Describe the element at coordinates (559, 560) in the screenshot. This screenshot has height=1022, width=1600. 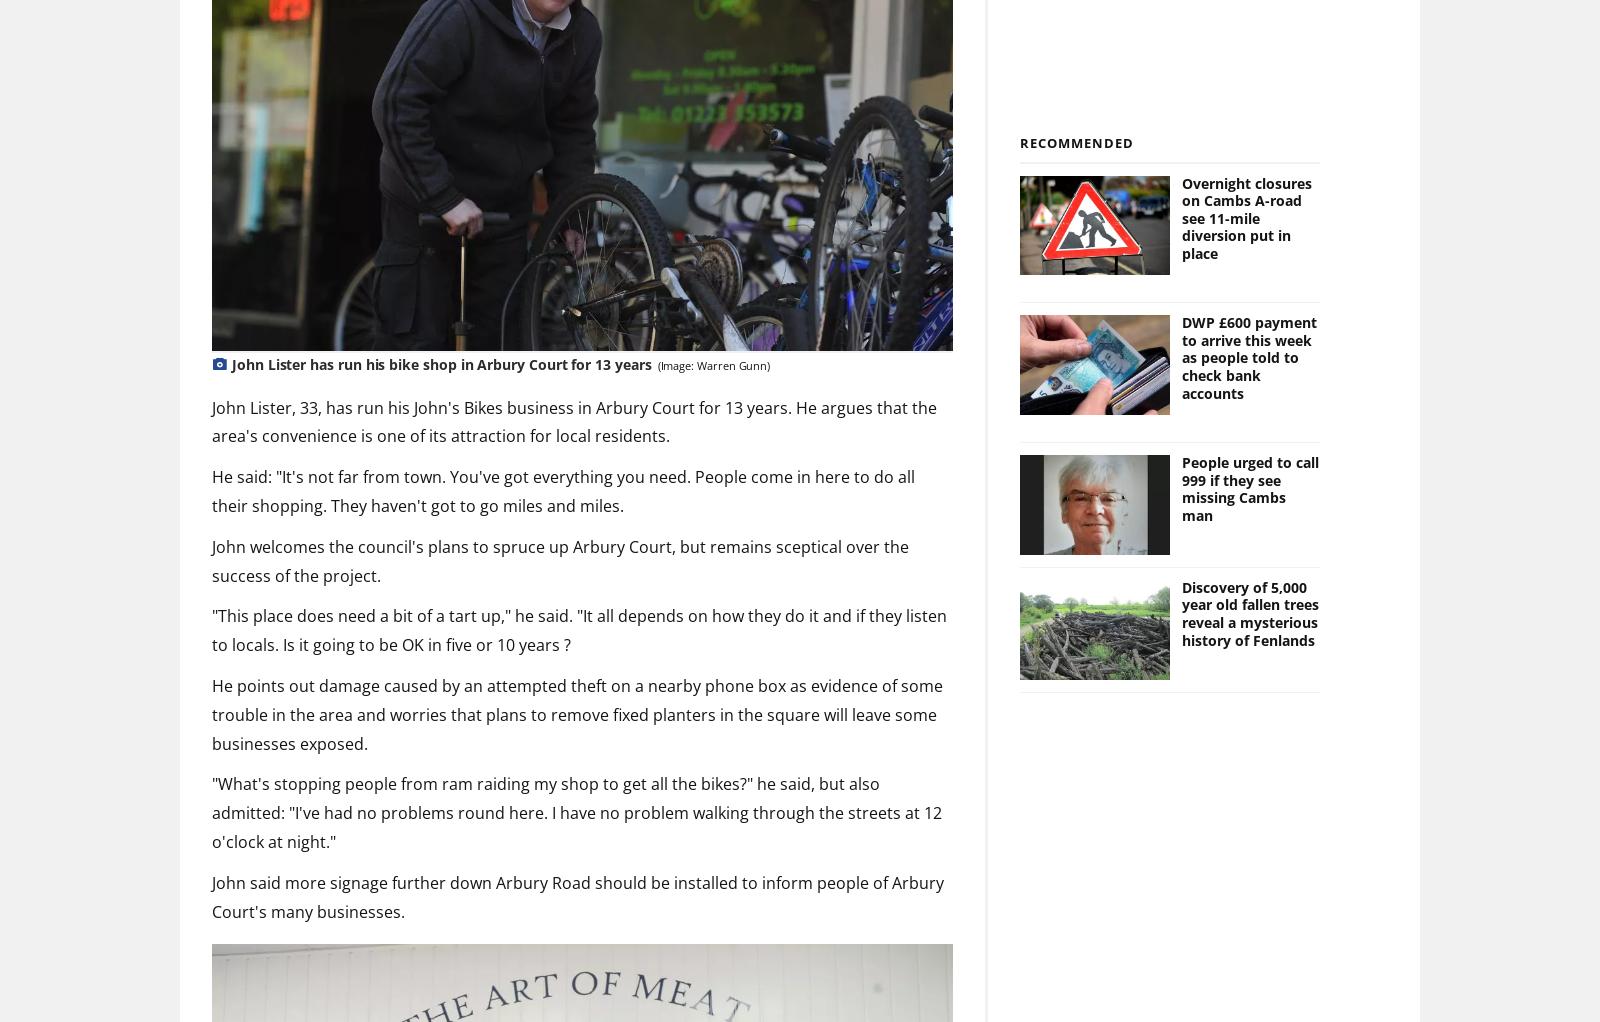
I see `'John welcomes the council's plans to spruce up Arbury Court, but remains sceptical over the success of the project.'` at that location.